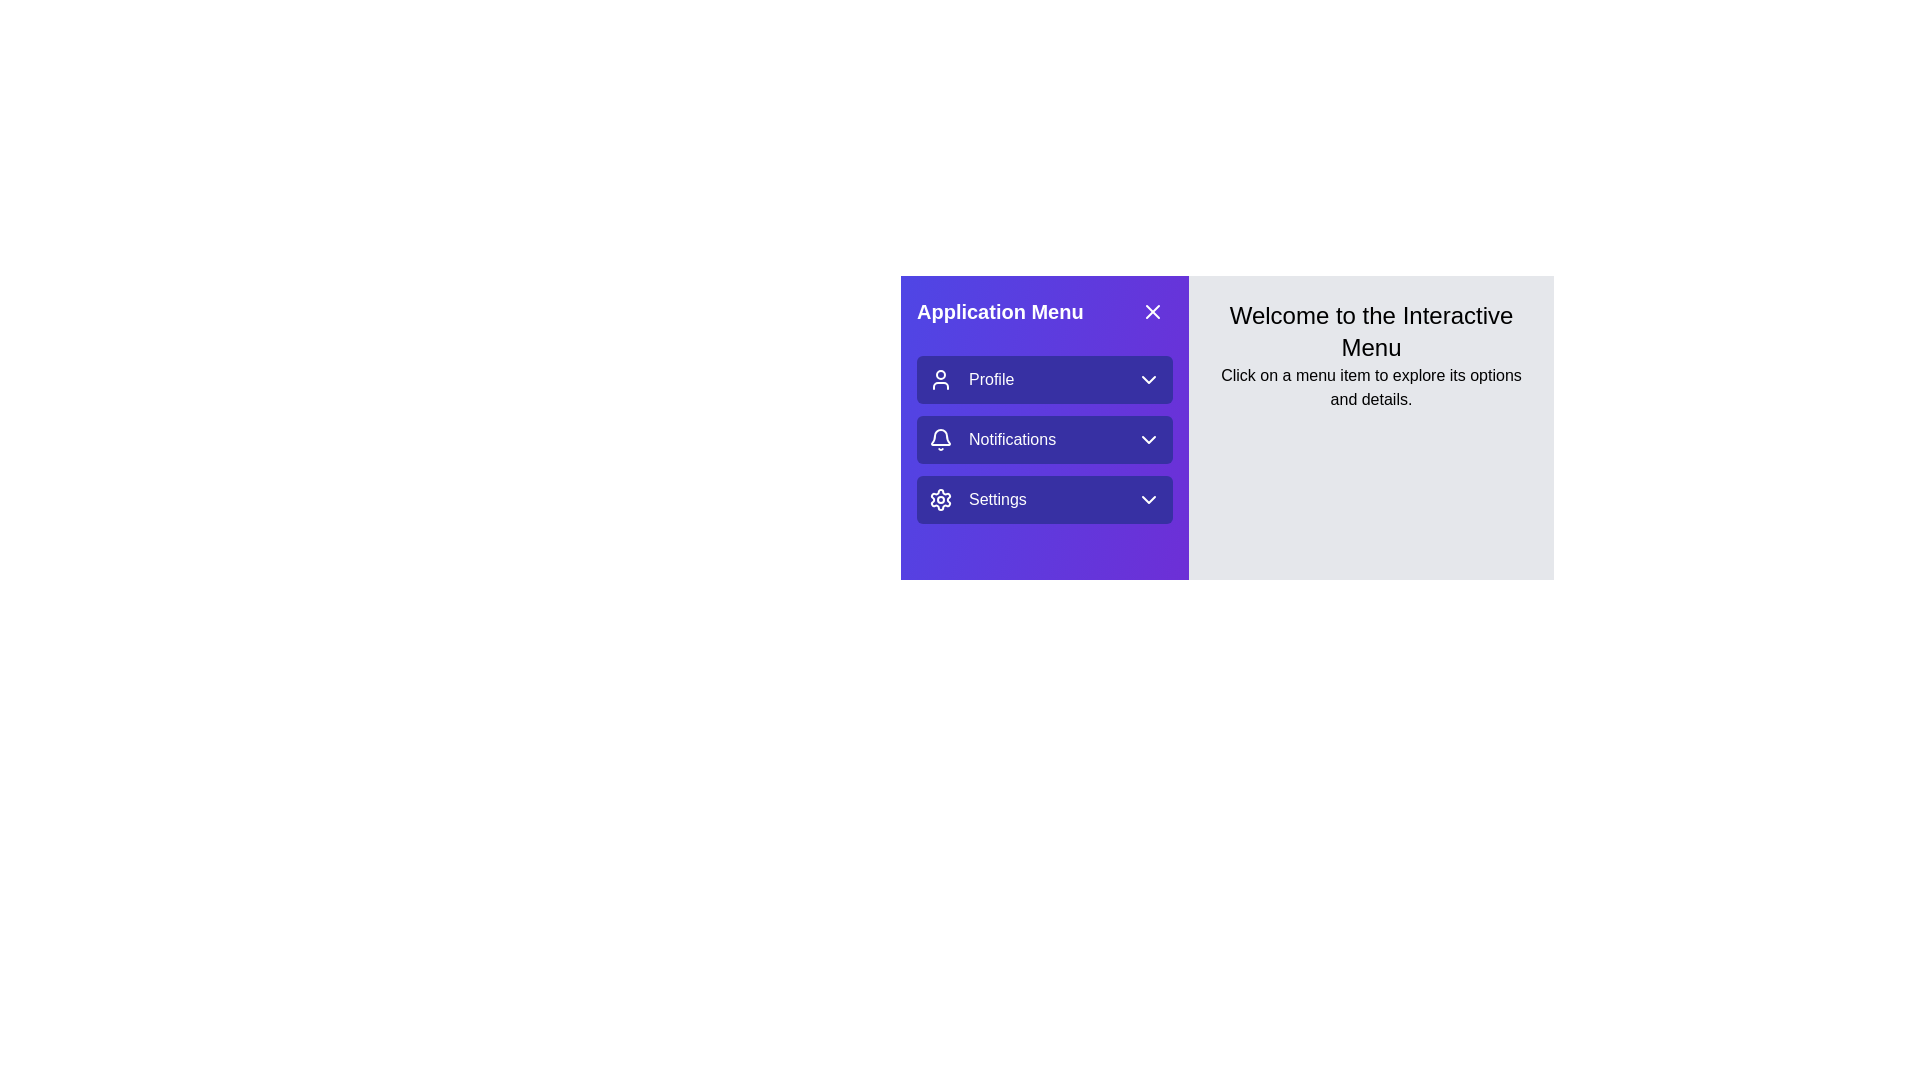  What do you see at coordinates (992, 438) in the screenshot?
I see `the 'Notifications' menu item in the side navigation panel` at bounding box center [992, 438].